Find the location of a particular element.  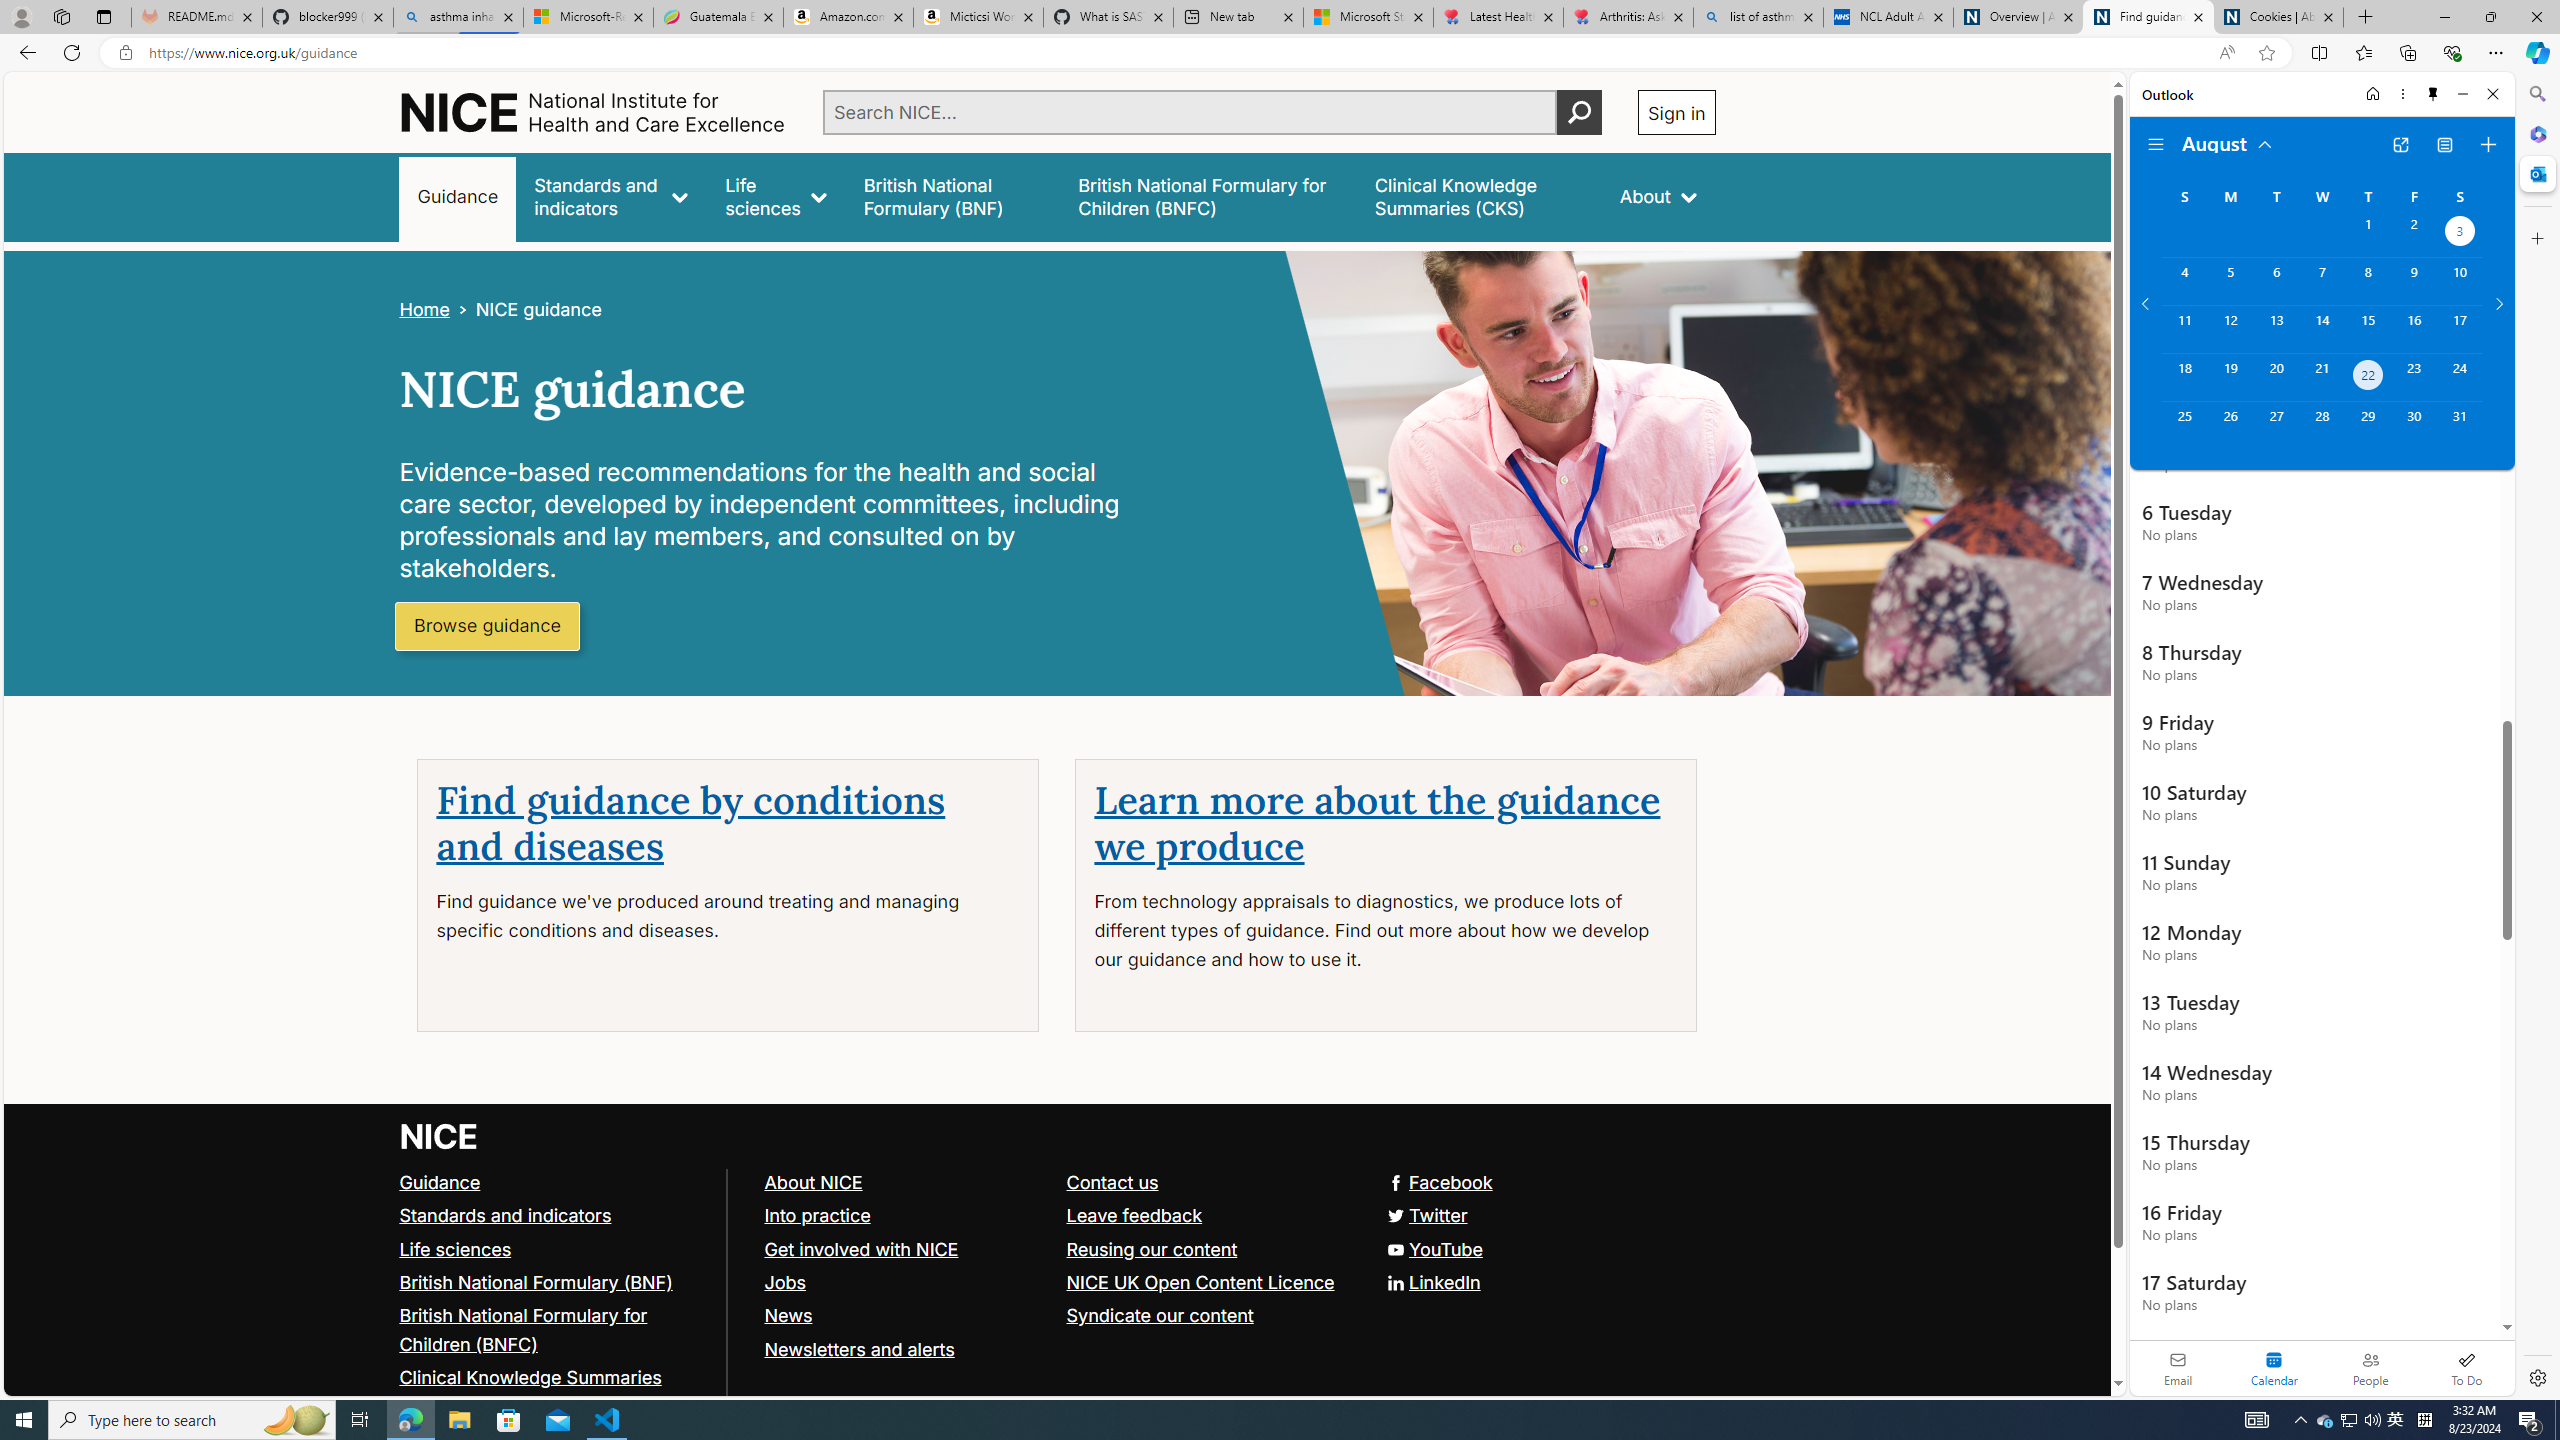

'Jobs' is located at coordinates (905, 1282).